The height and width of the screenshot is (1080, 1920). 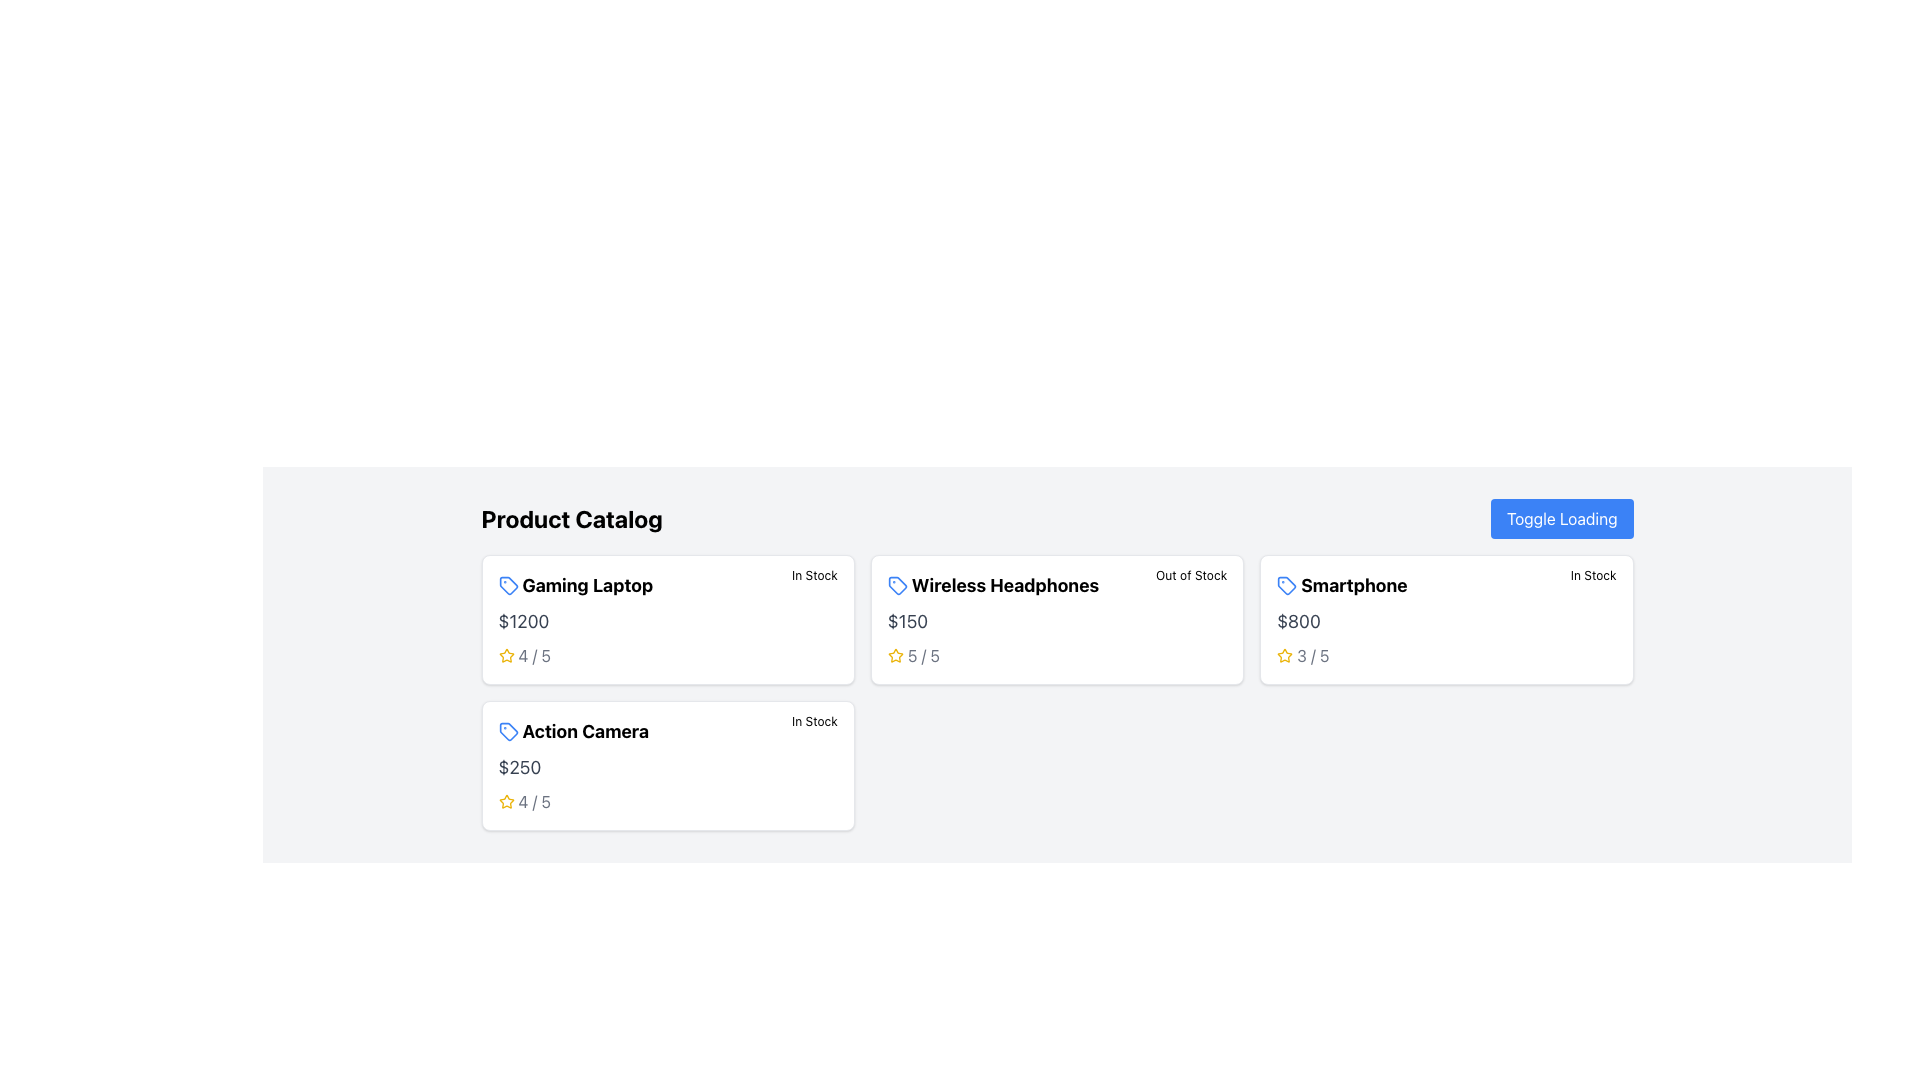 I want to click on the gray text label displaying the price '$800' for the 'Smartphone' product, located below the title and above the rating information in the product card, so click(x=1299, y=620).